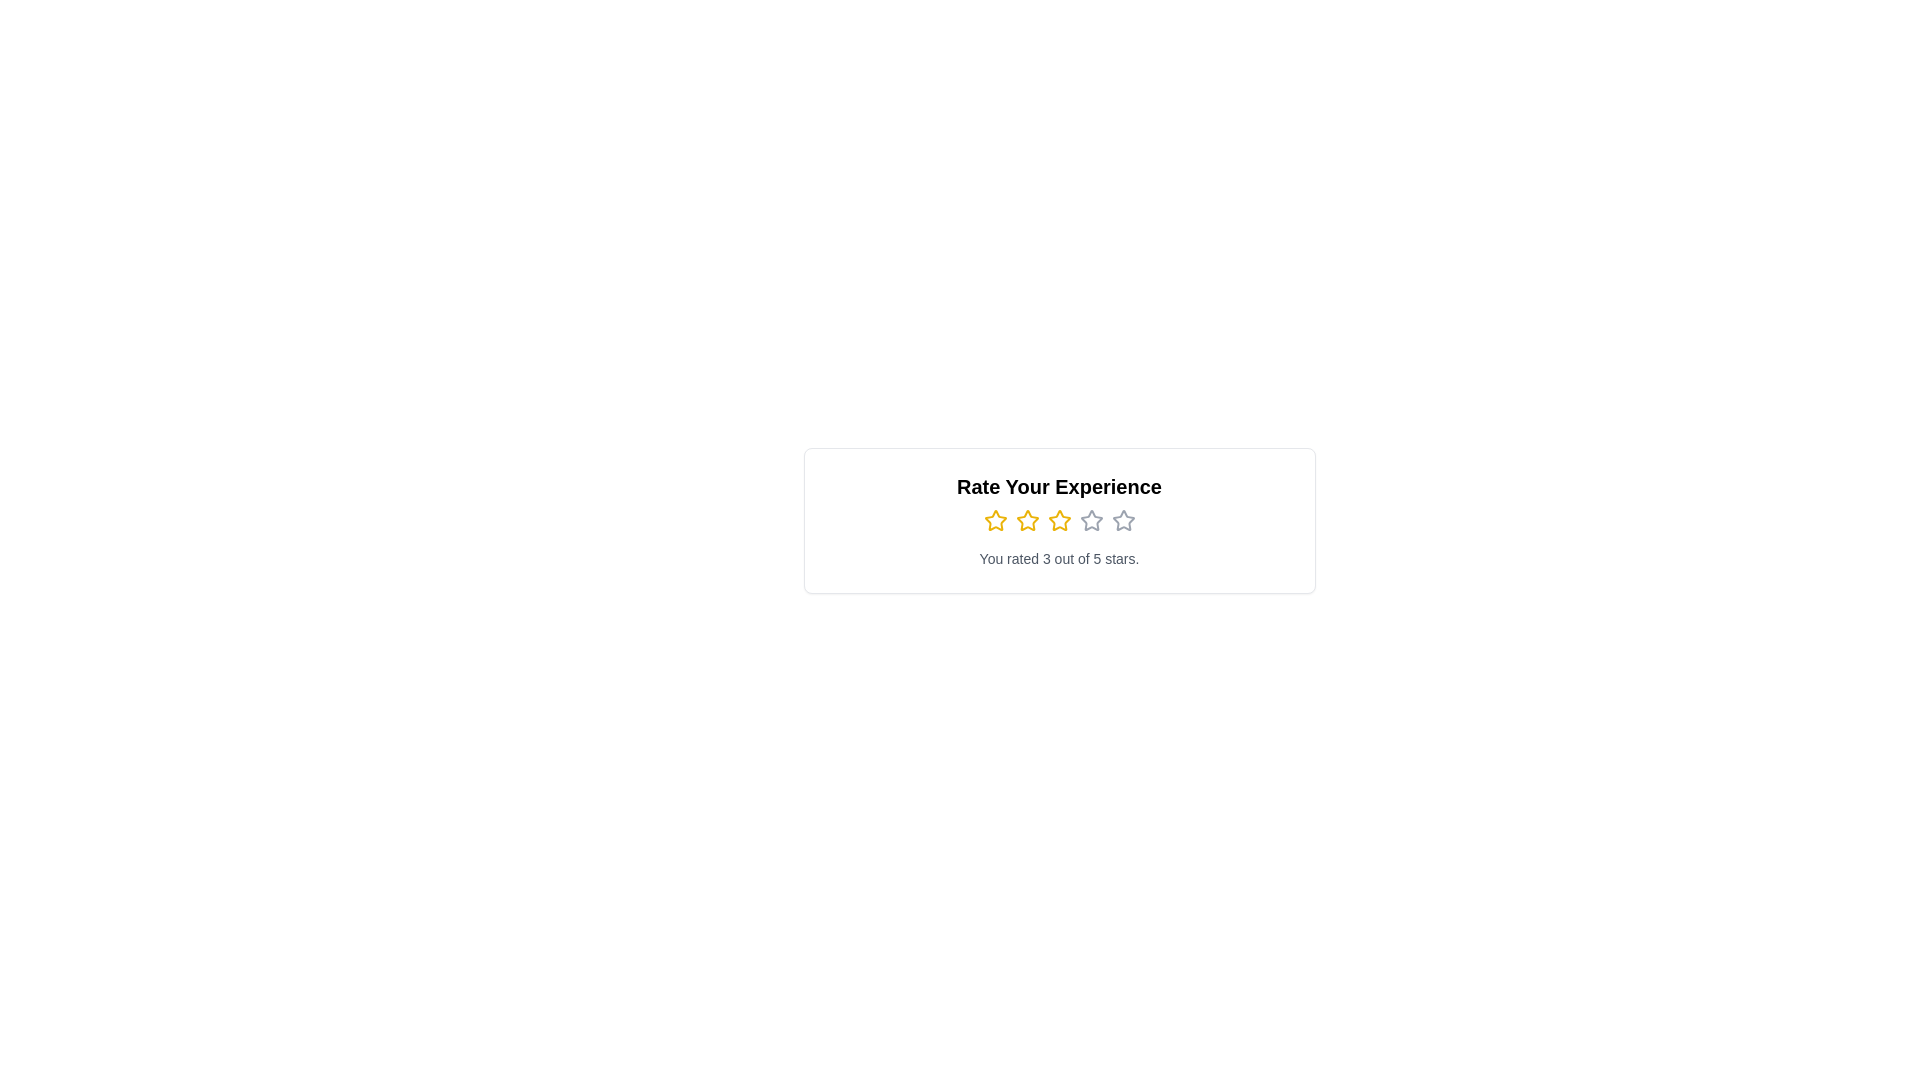 This screenshot has width=1920, height=1080. I want to click on the third interactive rating star icon to rate the experience as 3 out of 5 stars, so click(1058, 519).